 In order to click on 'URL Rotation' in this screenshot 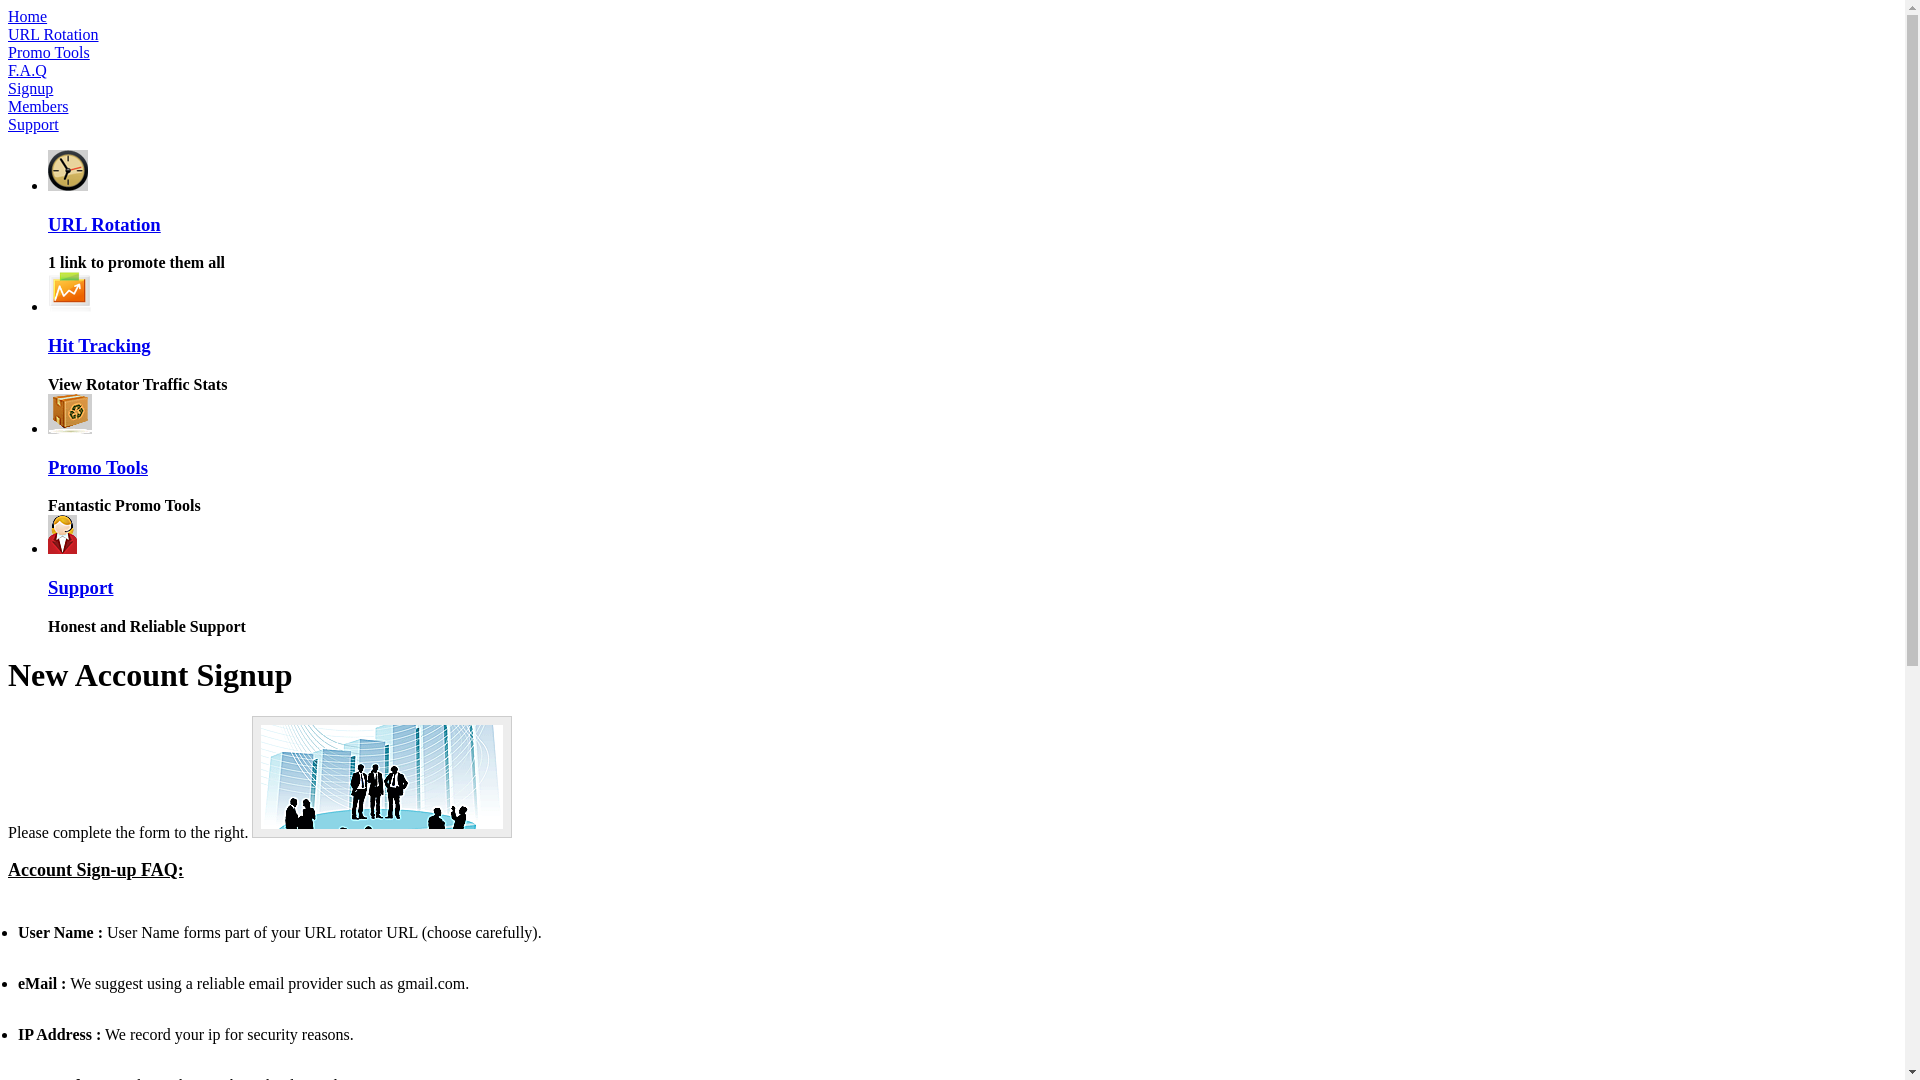, I will do `click(53, 34)`.